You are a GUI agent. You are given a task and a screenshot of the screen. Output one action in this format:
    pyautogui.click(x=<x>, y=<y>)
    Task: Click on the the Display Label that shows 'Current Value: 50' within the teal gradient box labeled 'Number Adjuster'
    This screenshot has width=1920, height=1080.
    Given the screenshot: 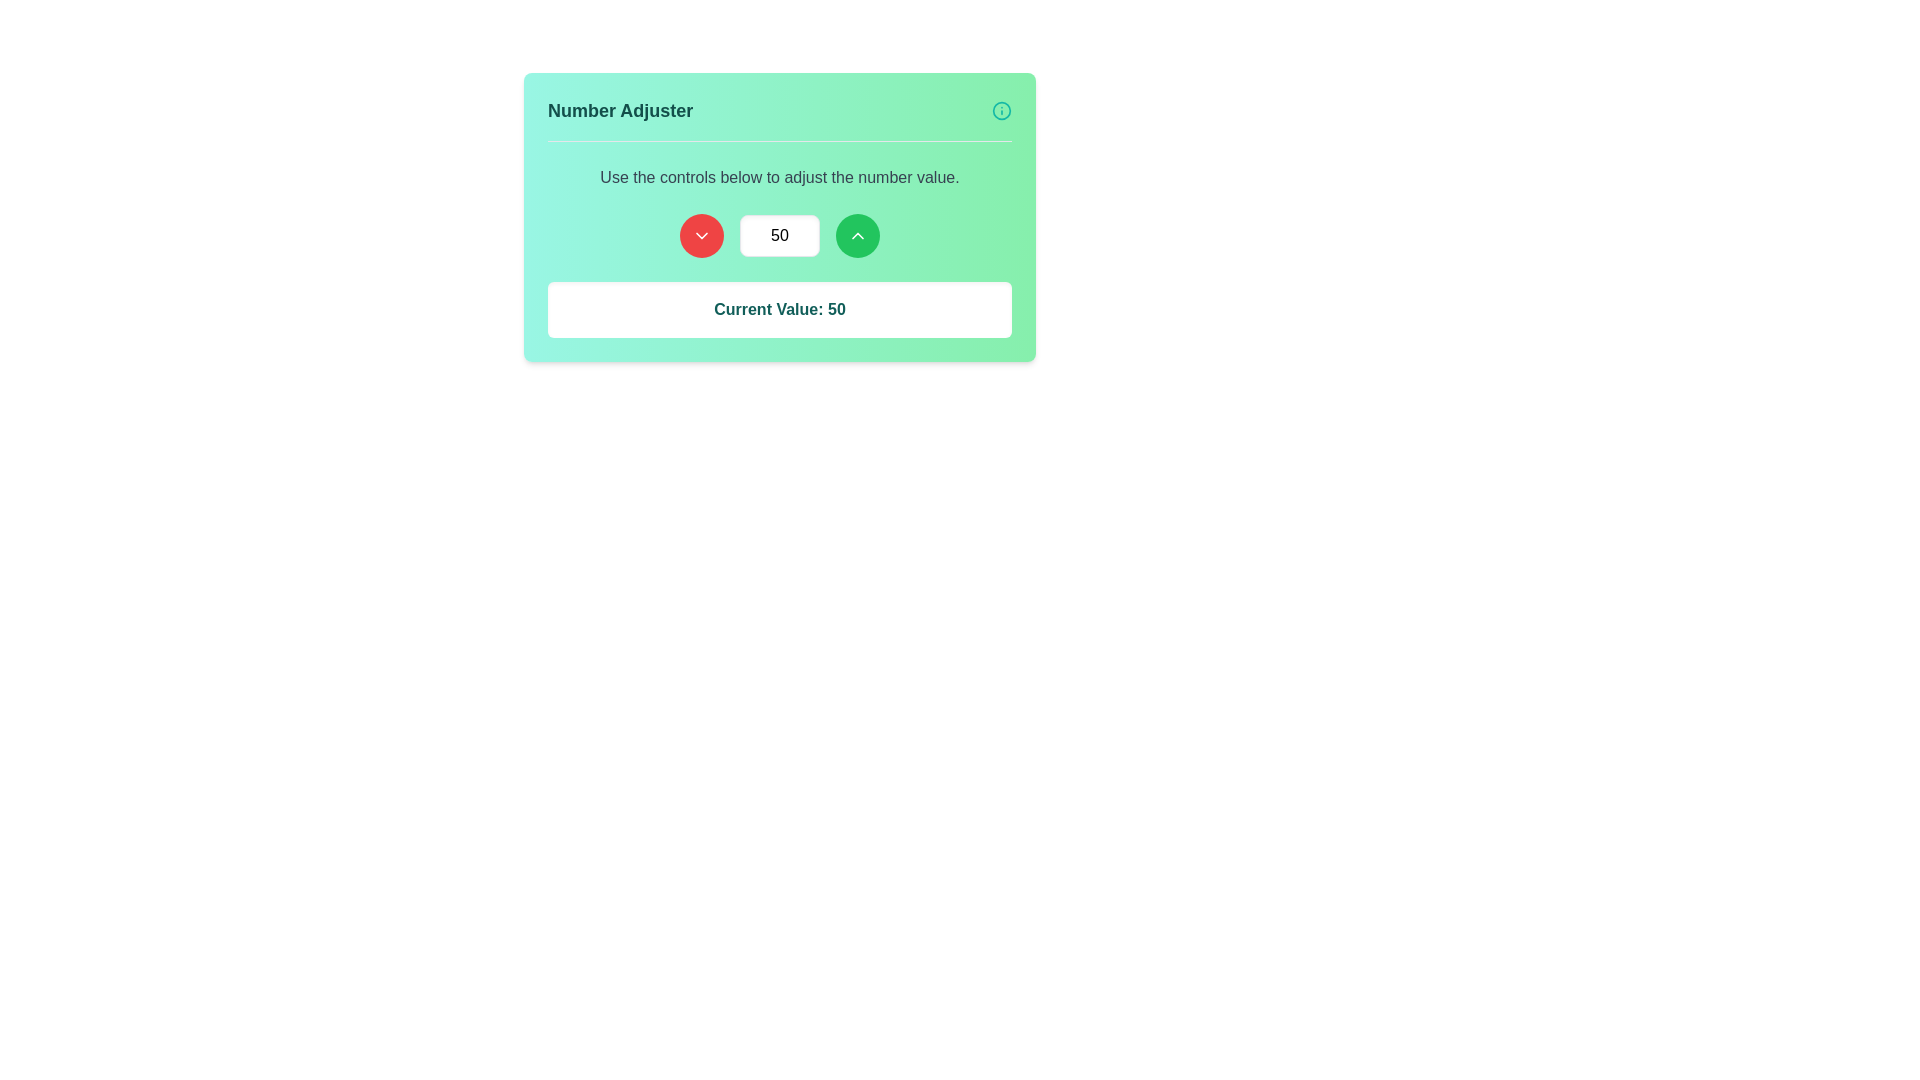 What is the action you would take?
    pyautogui.click(x=778, y=309)
    